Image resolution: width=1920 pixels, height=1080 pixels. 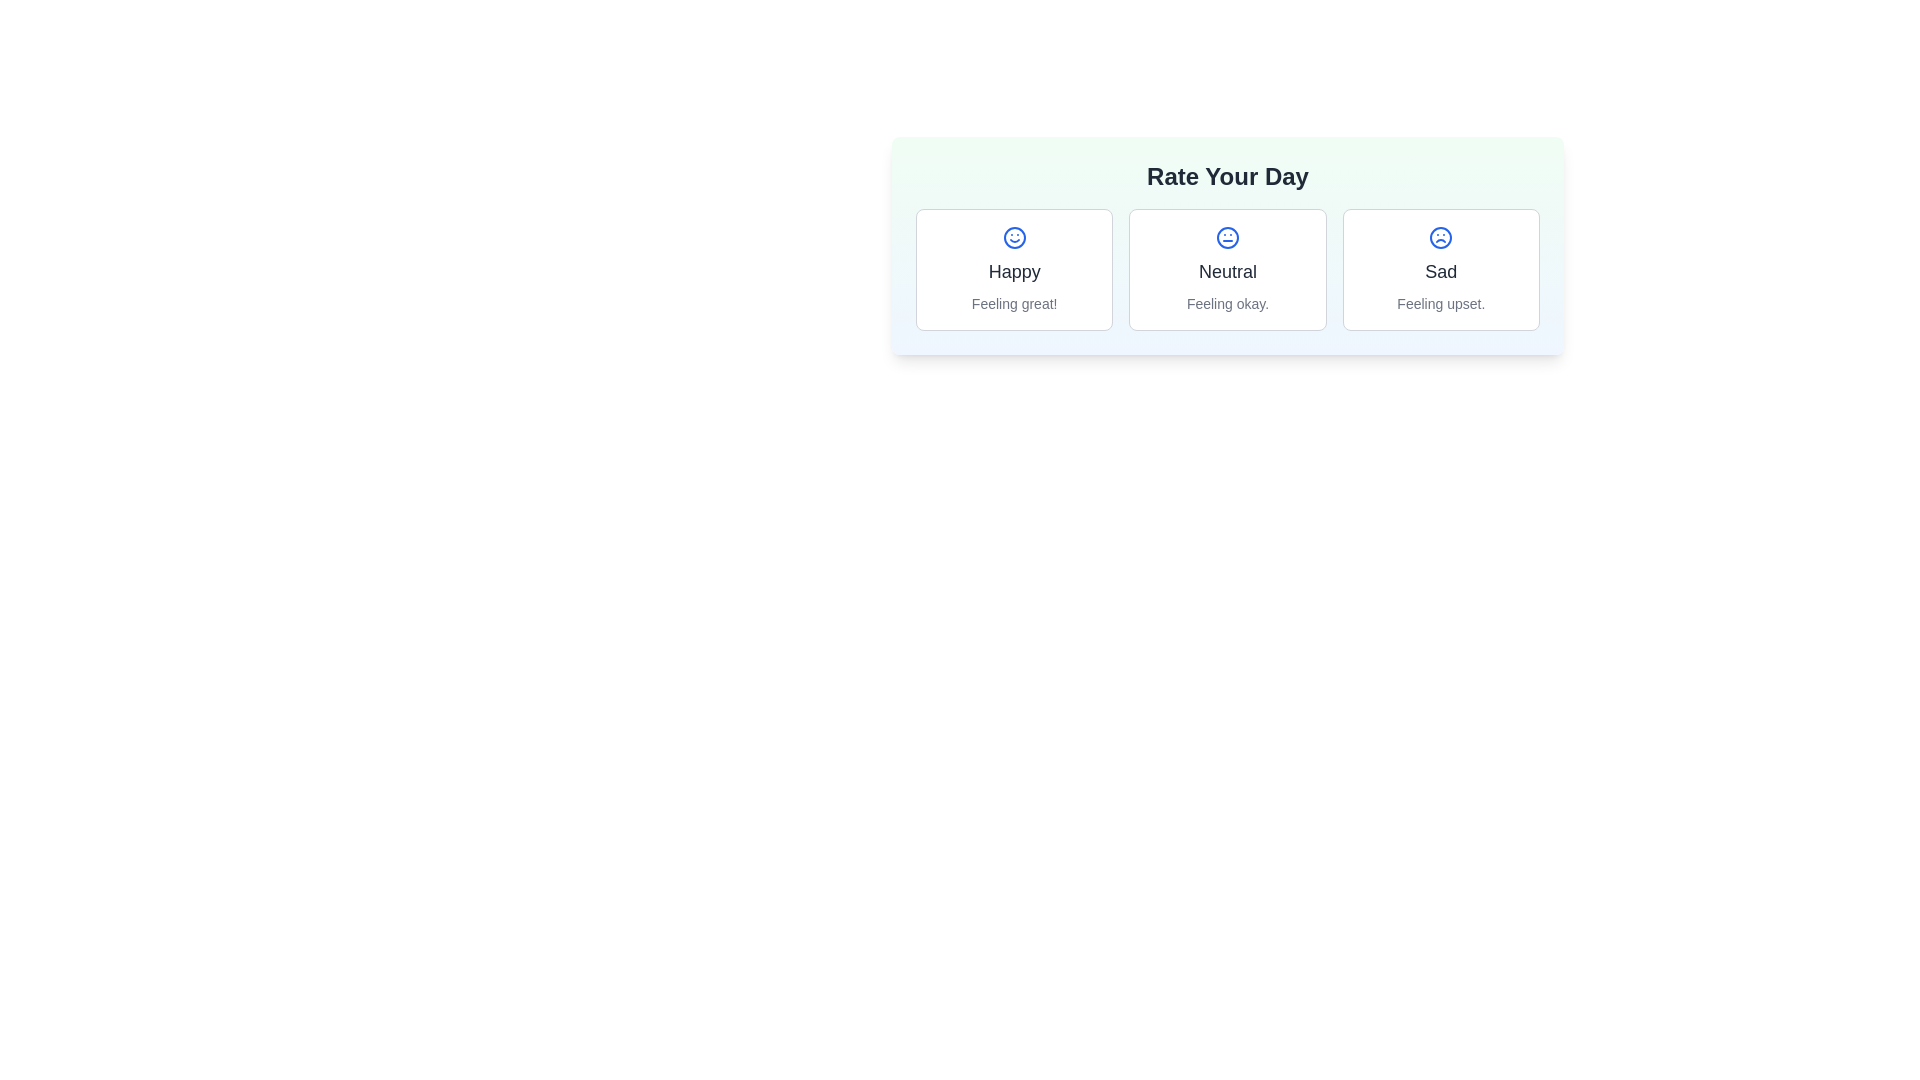 I want to click on the 'Happy' rating icon in the user feedback interface, located centrally within the leftmost card labeled 'Happy', directly above the text 'Feeling great!', so click(x=1014, y=237).